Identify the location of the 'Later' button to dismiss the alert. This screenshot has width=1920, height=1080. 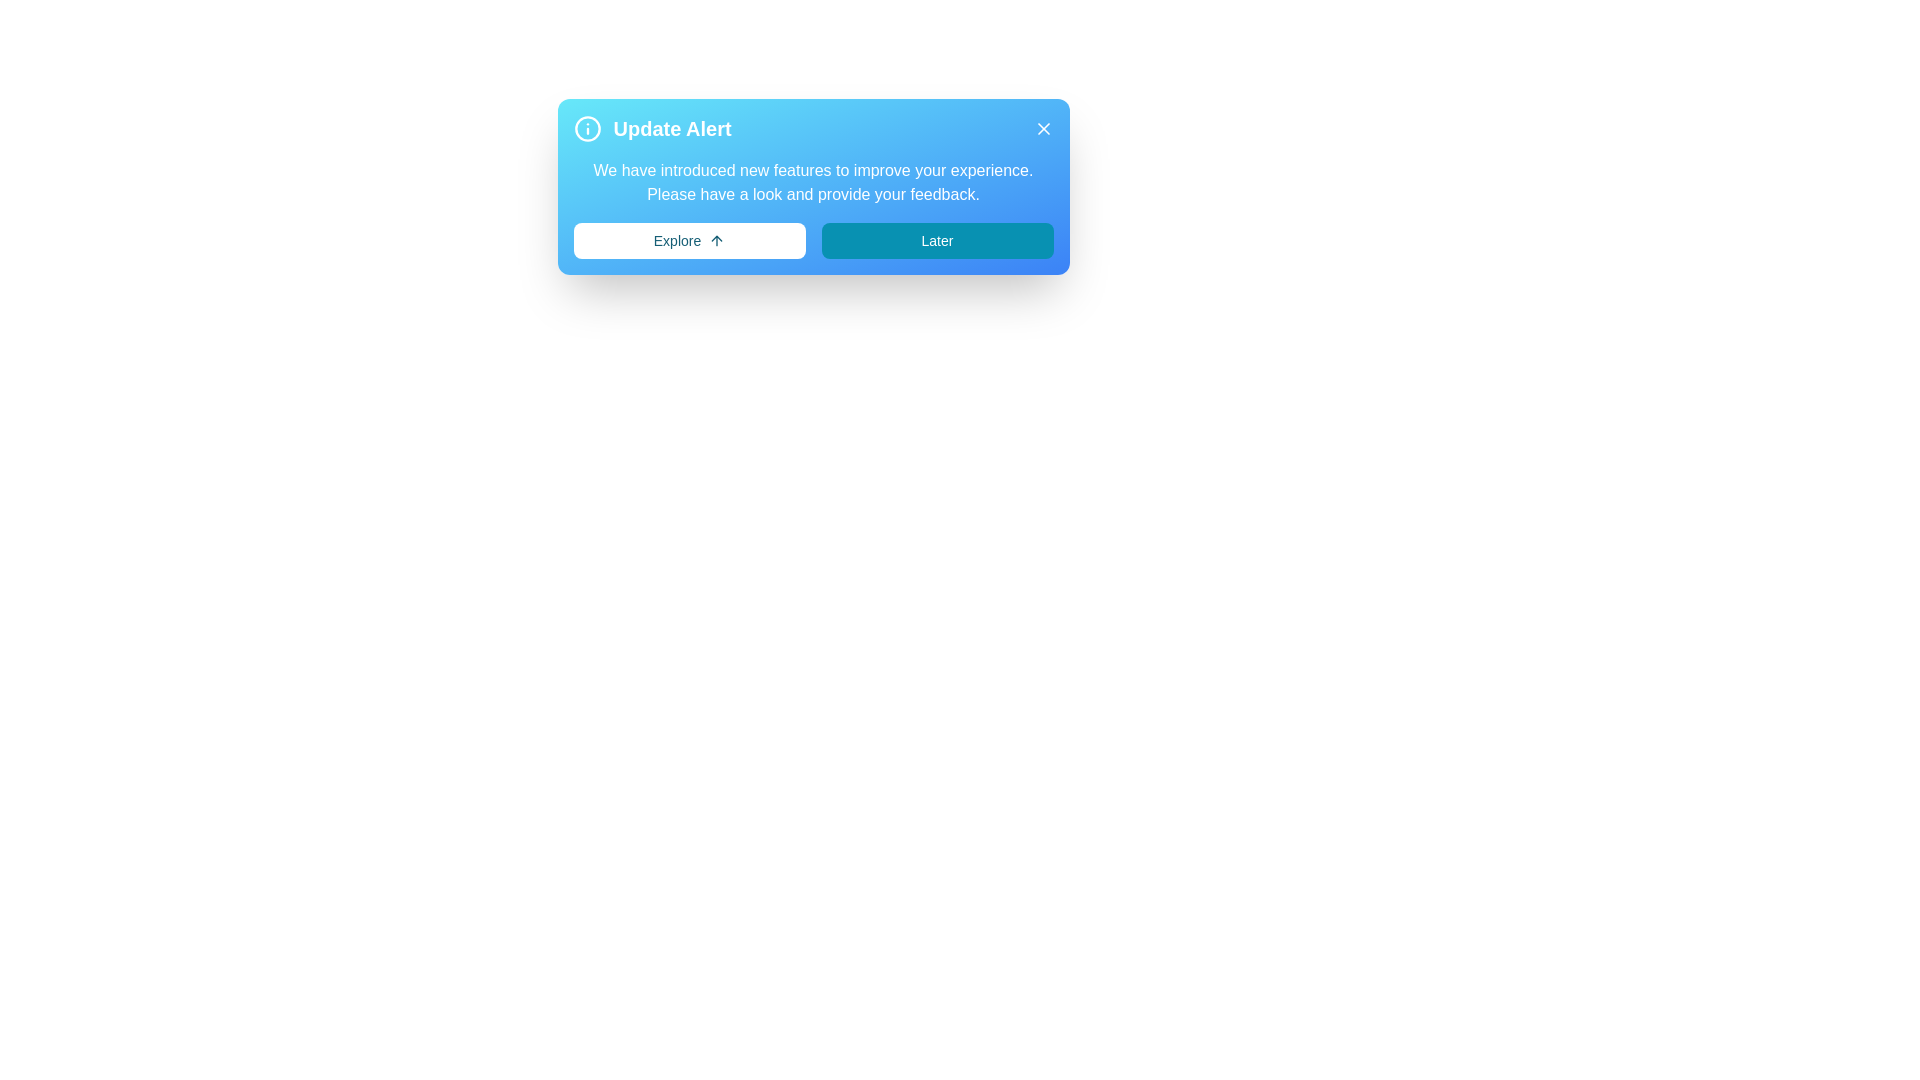
(936, 239).